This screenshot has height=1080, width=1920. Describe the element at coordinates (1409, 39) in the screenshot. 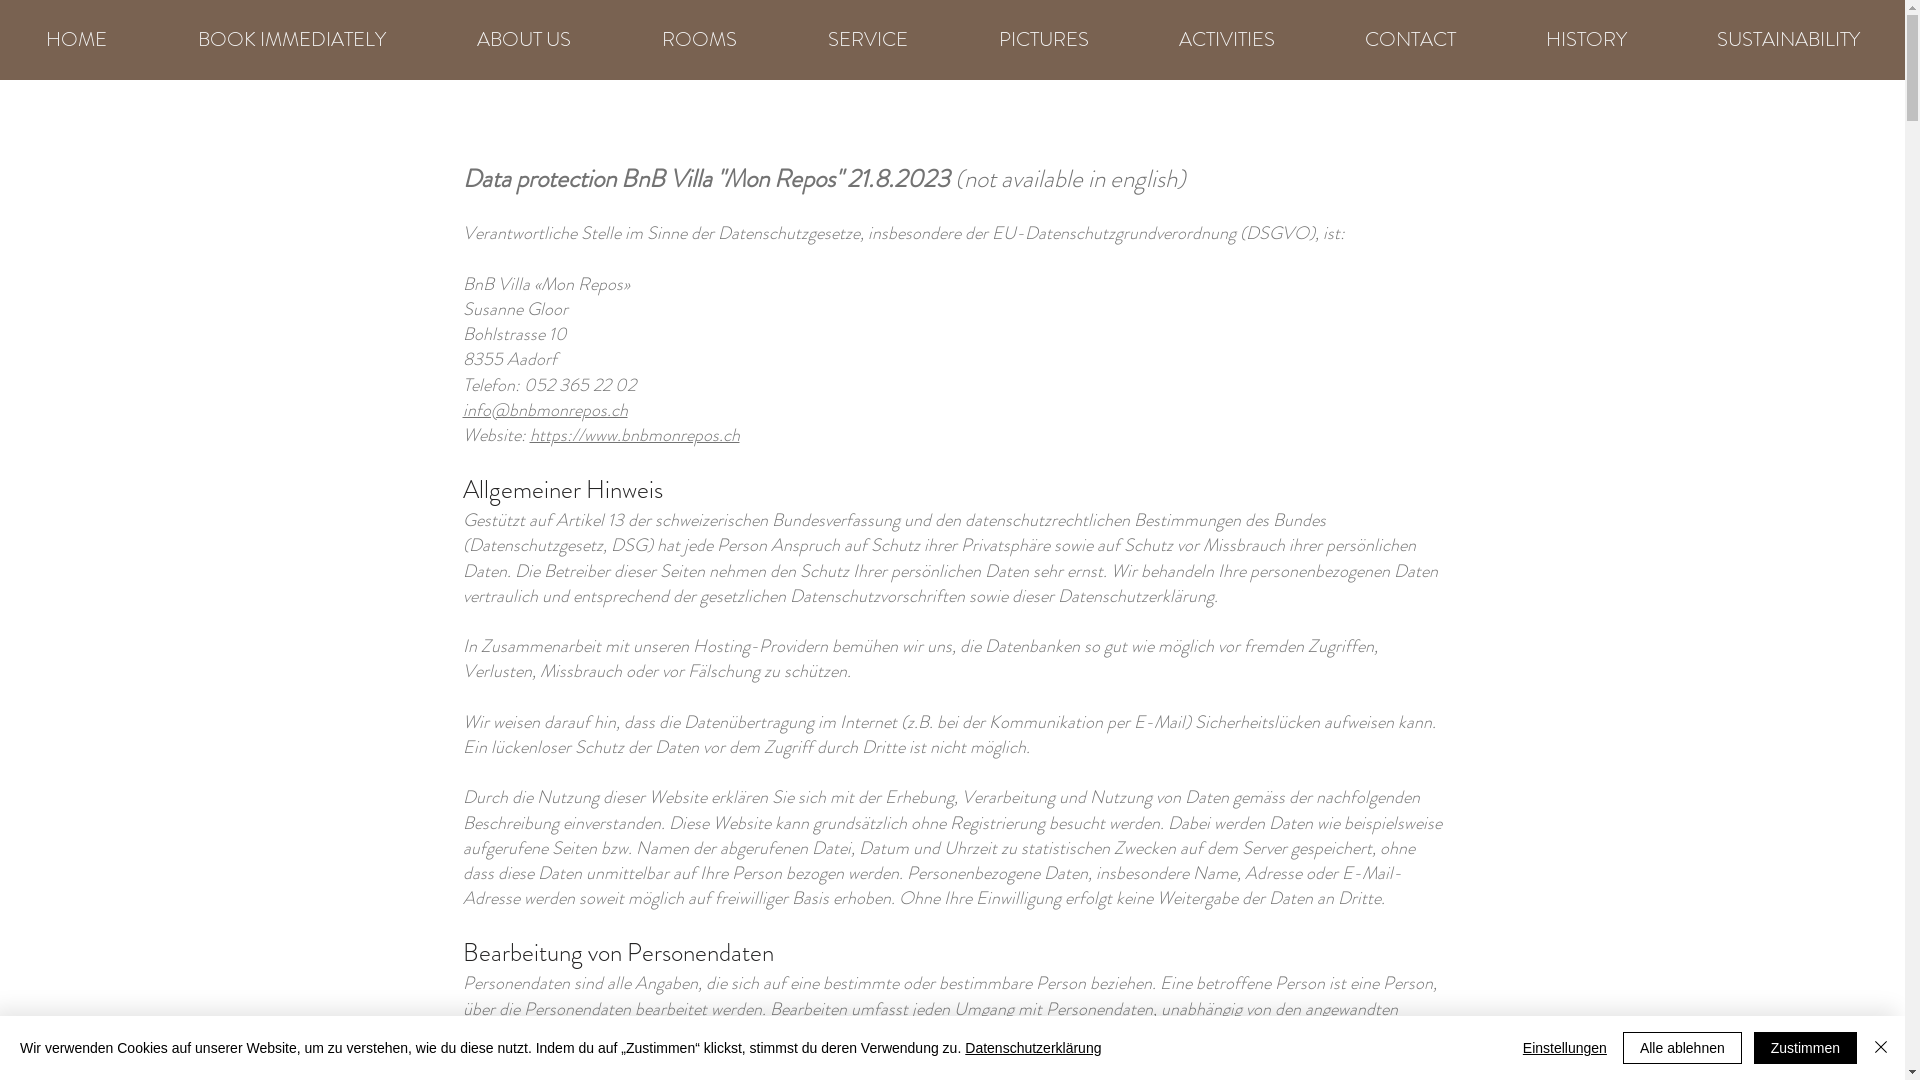

I see `'CONTACT'` at that location.